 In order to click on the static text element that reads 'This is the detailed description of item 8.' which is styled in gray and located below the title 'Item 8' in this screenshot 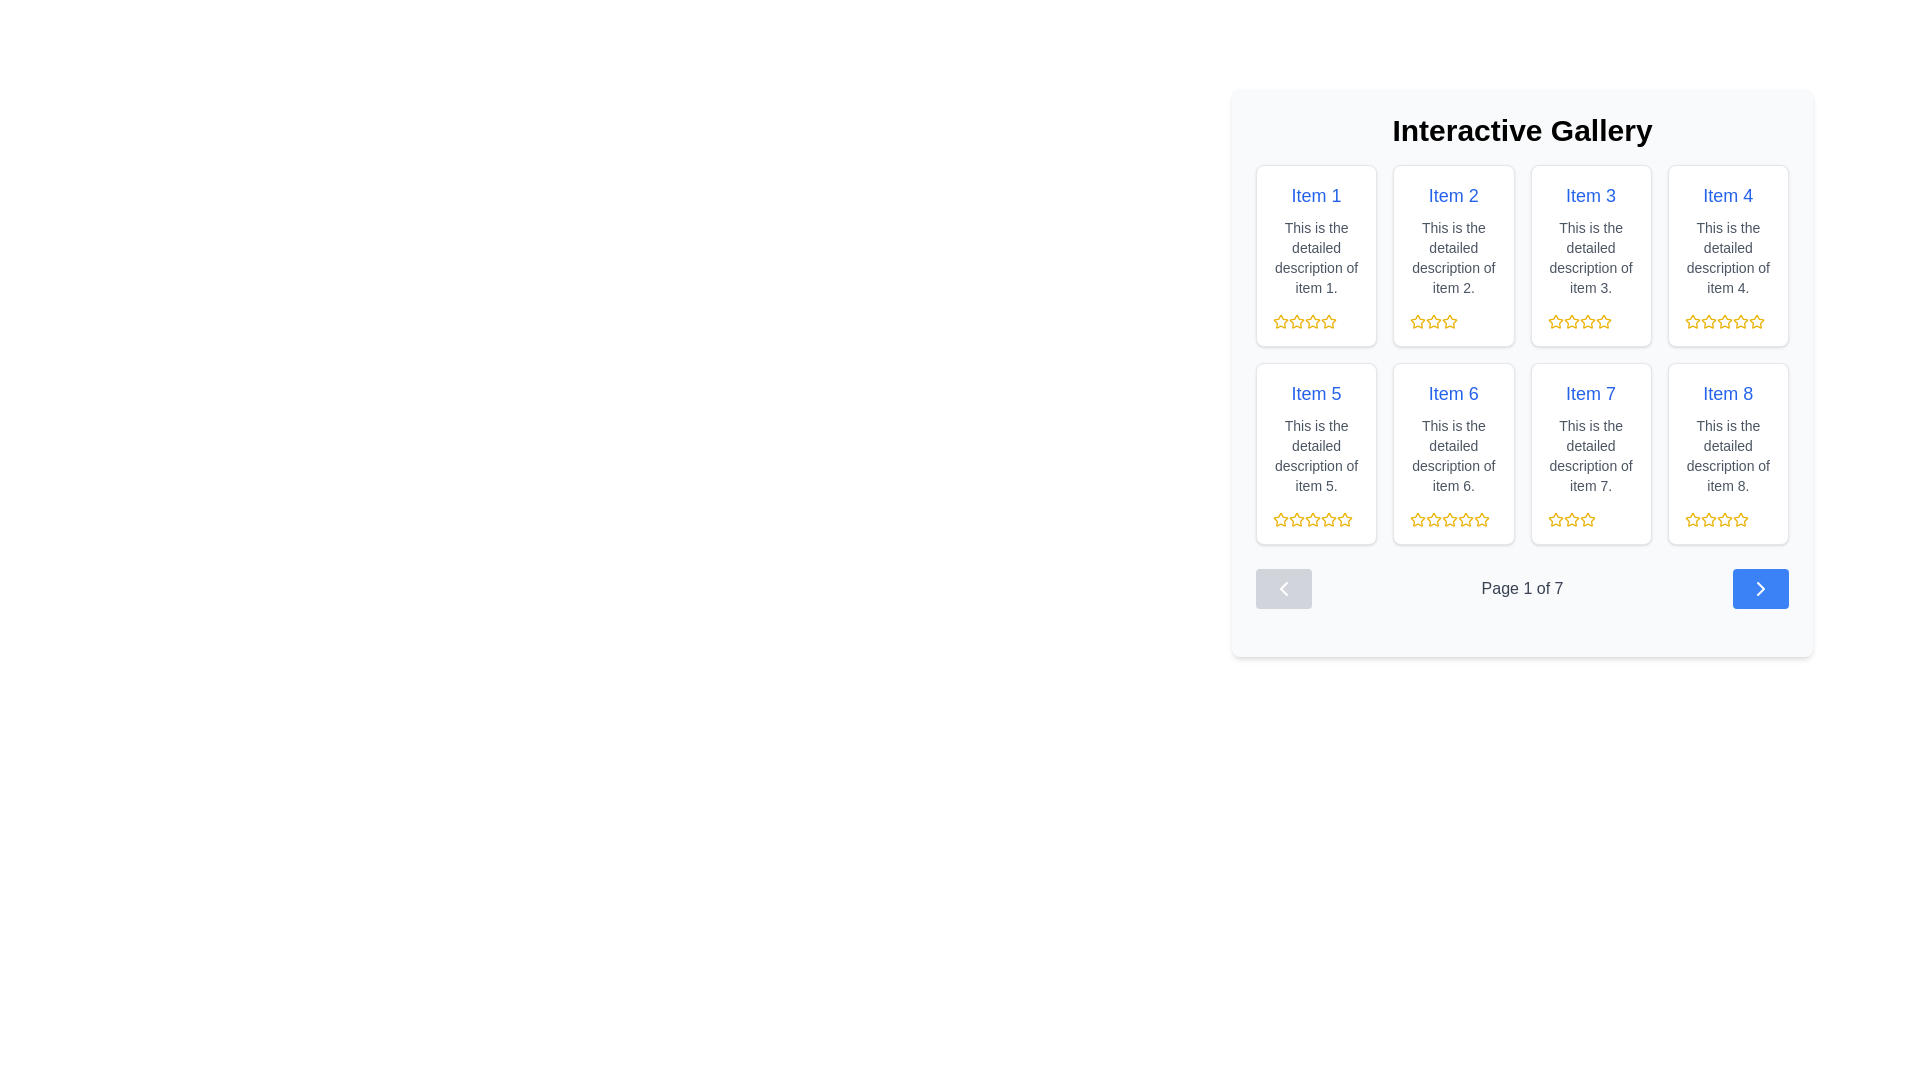, I will do `click(1727, 455)`.